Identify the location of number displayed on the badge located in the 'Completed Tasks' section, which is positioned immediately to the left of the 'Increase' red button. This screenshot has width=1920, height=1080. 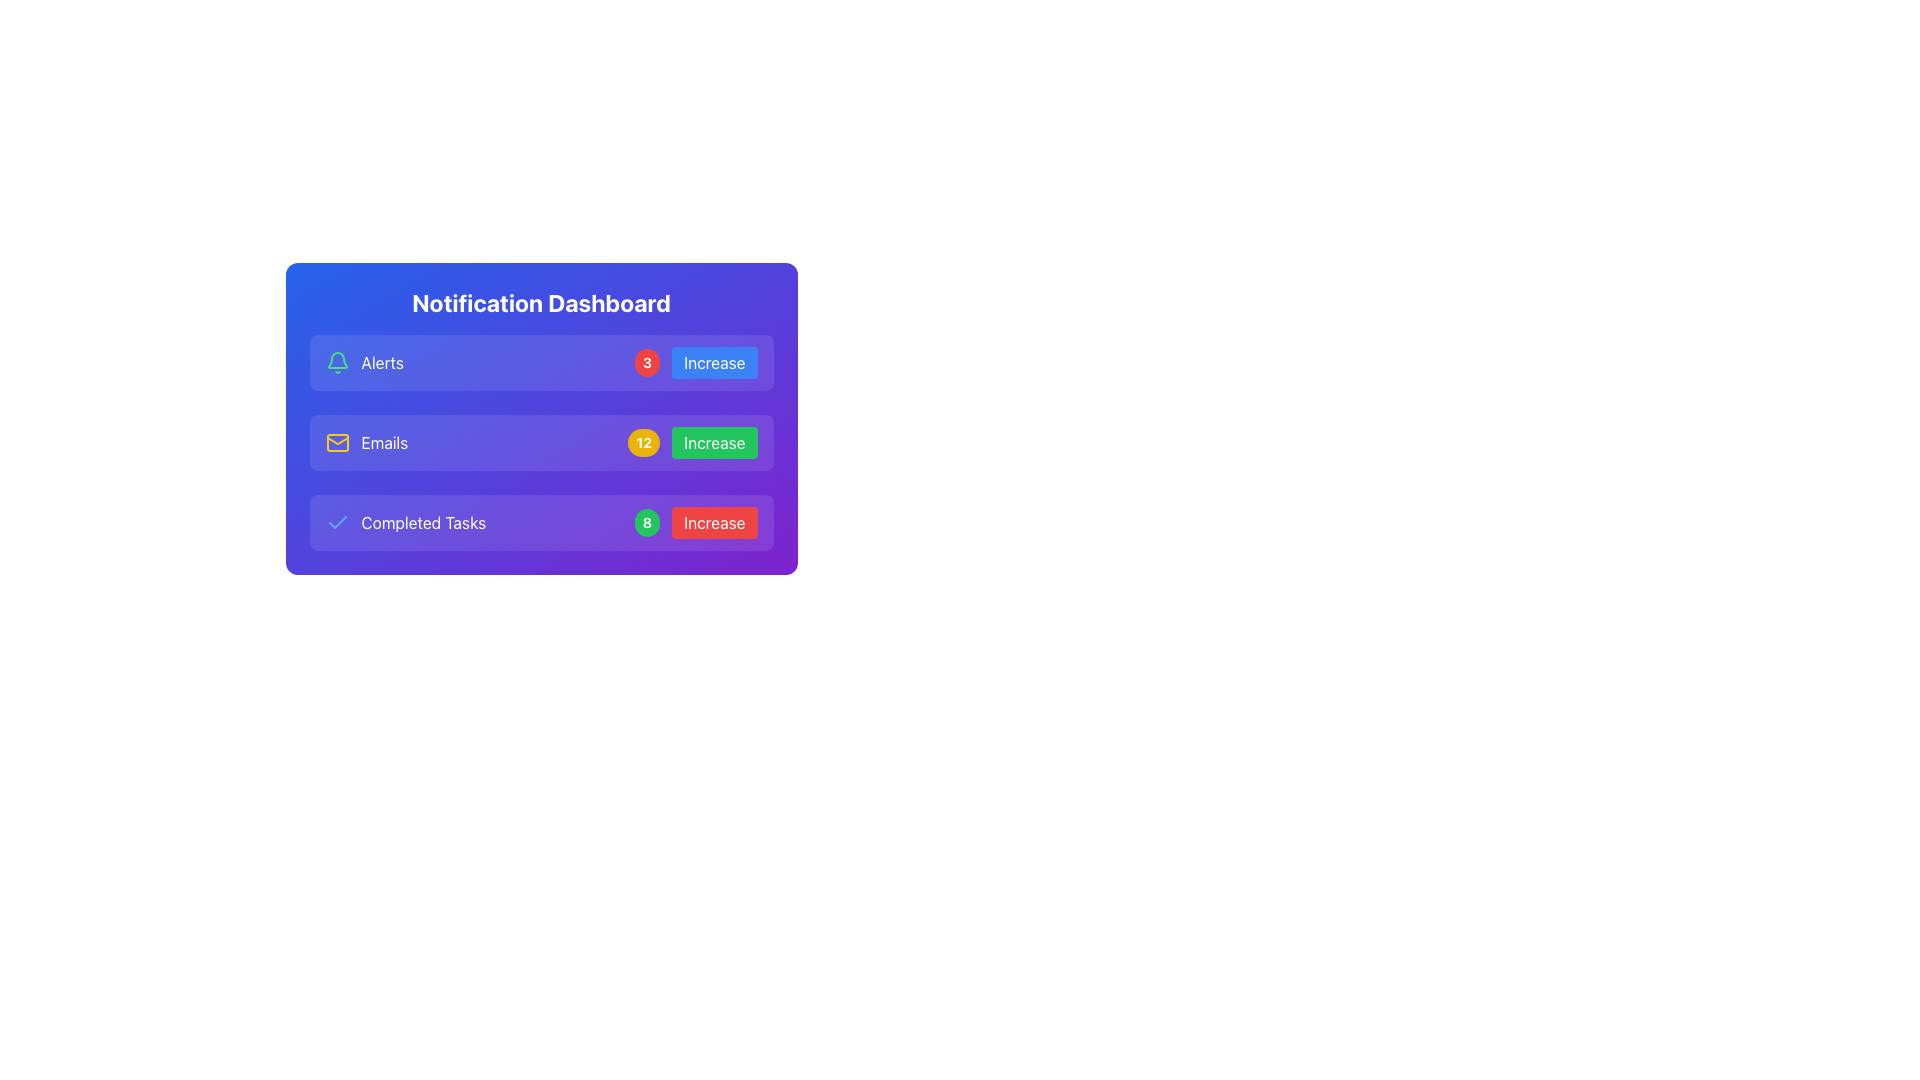
(647, 522).